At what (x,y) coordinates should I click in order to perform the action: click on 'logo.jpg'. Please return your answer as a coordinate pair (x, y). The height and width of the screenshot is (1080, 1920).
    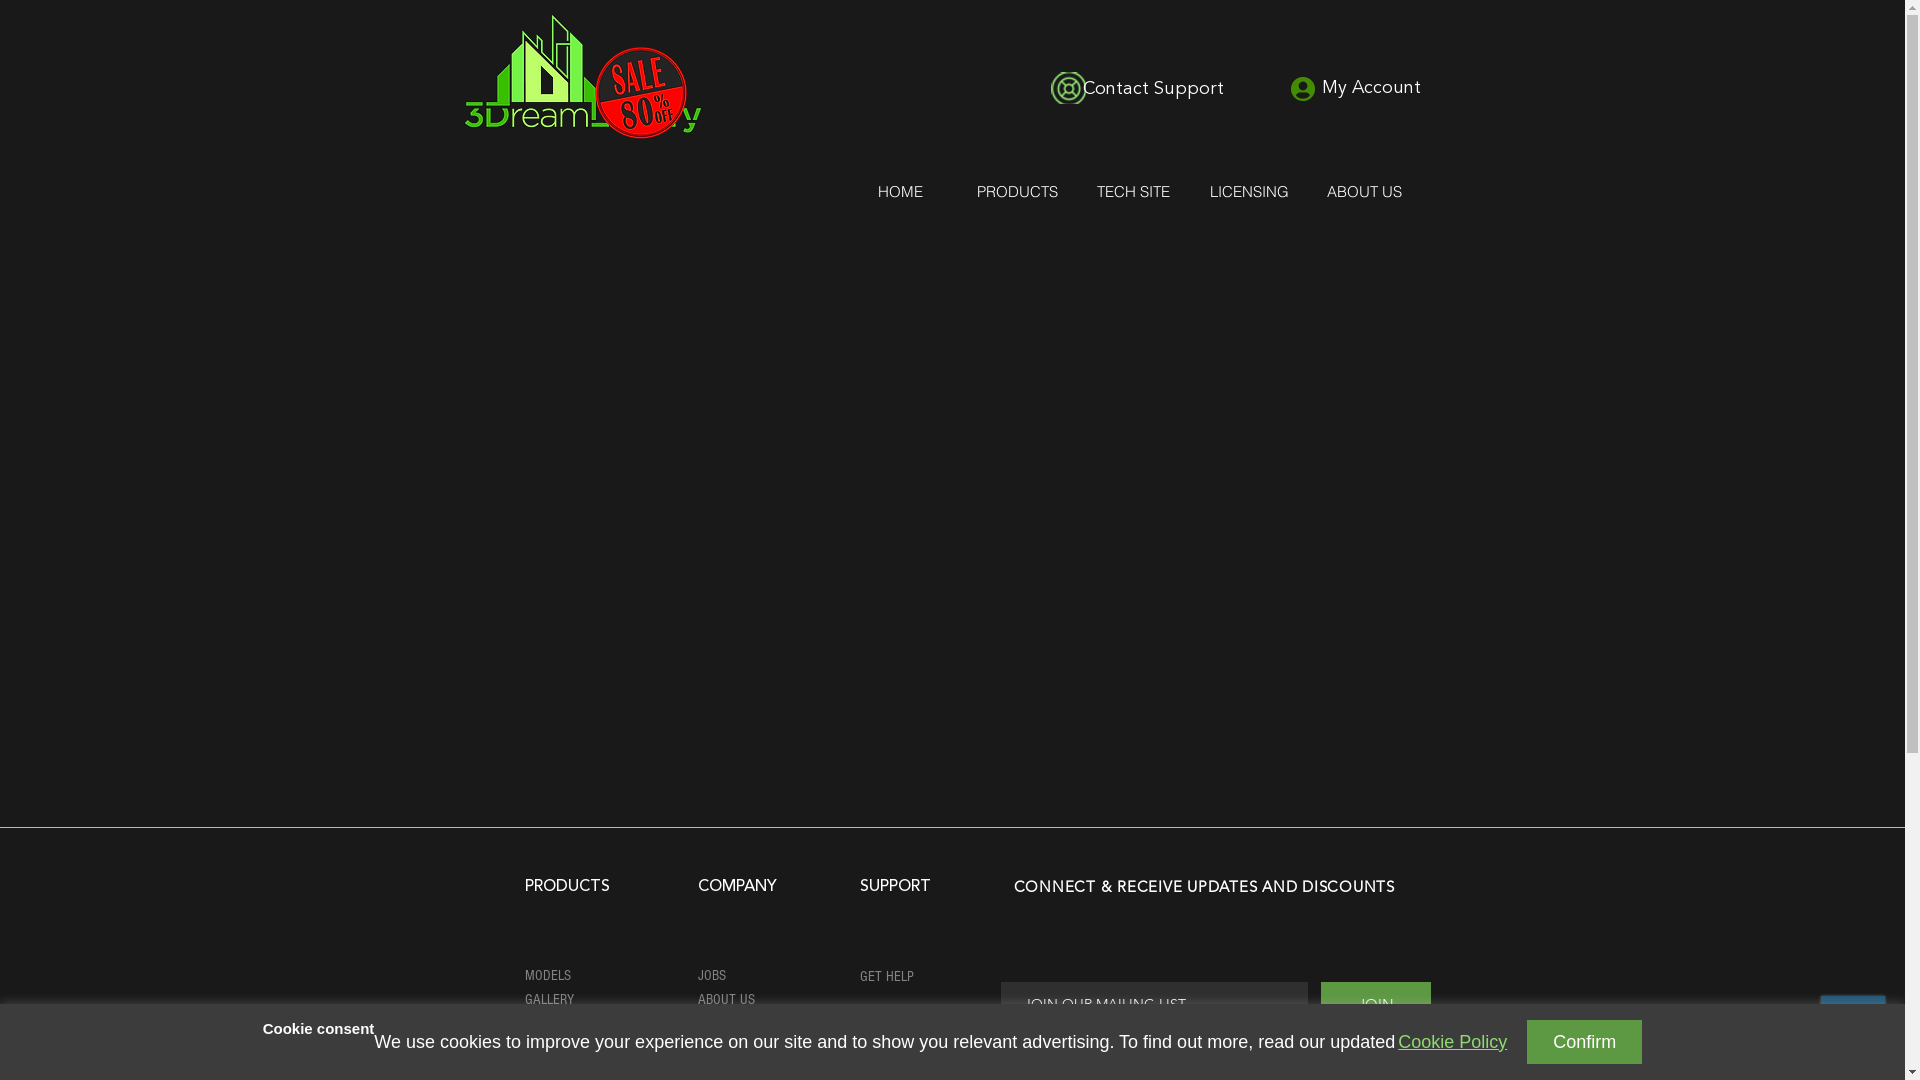
    Looking at the image, I should click on (580, 76).